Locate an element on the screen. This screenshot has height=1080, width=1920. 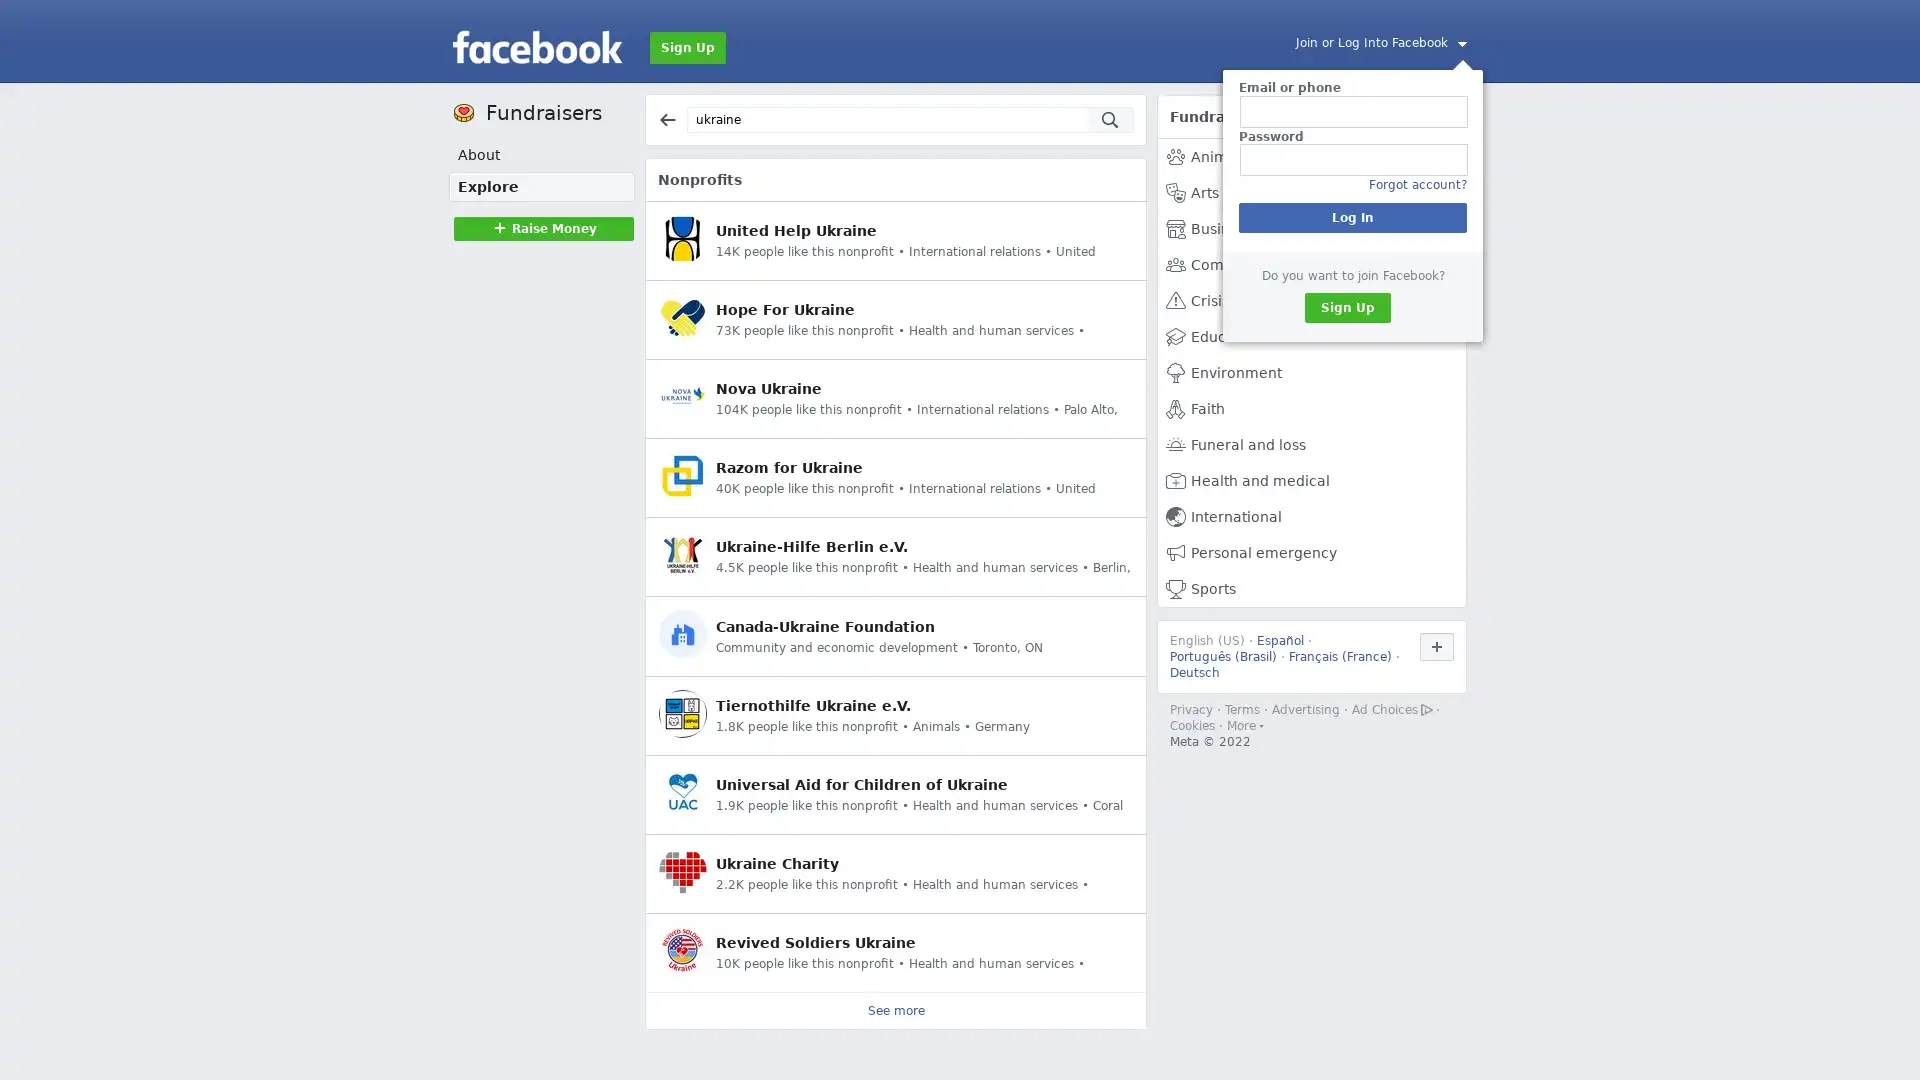
Sign Up is located at coordinates (687, 46).